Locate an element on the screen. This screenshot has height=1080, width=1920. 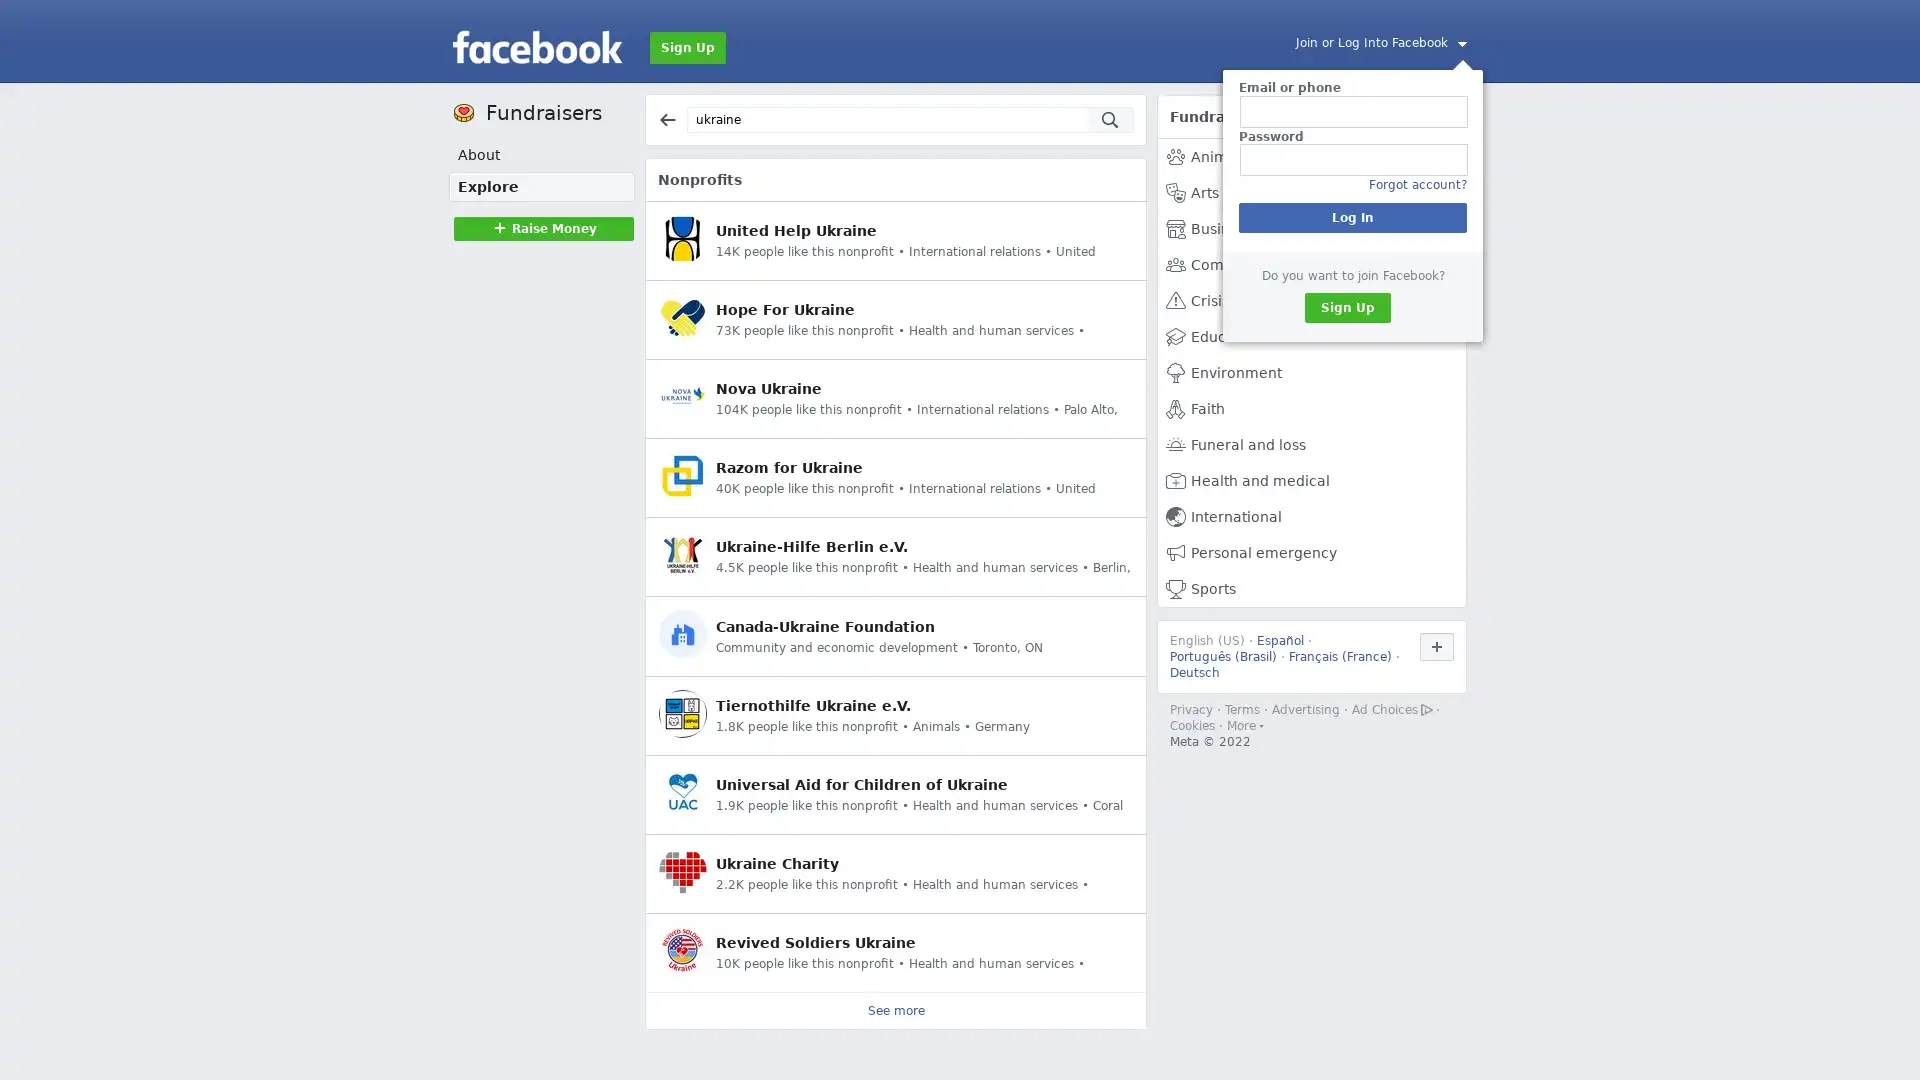
Sign Up is located at coordinates (687, 46).